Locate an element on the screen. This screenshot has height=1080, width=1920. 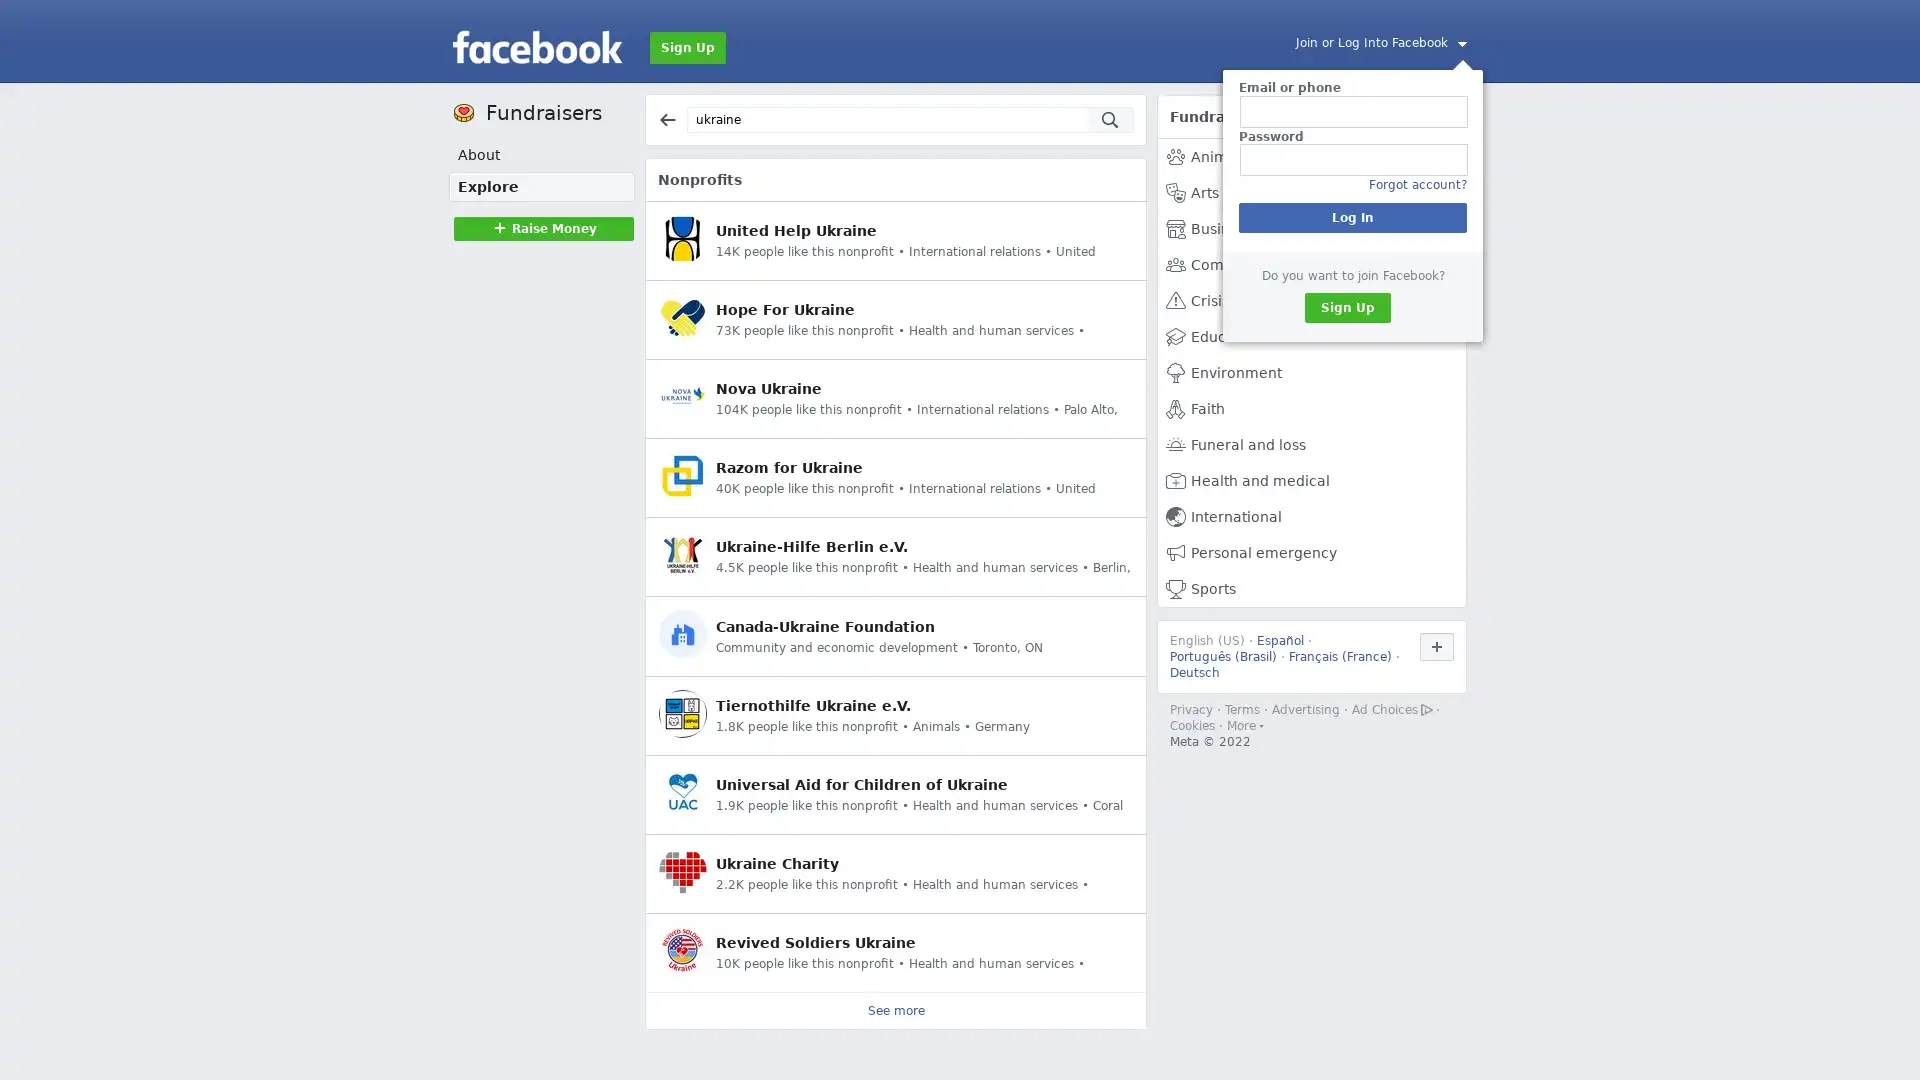
Sign Up is located at coordinates (687, 46).